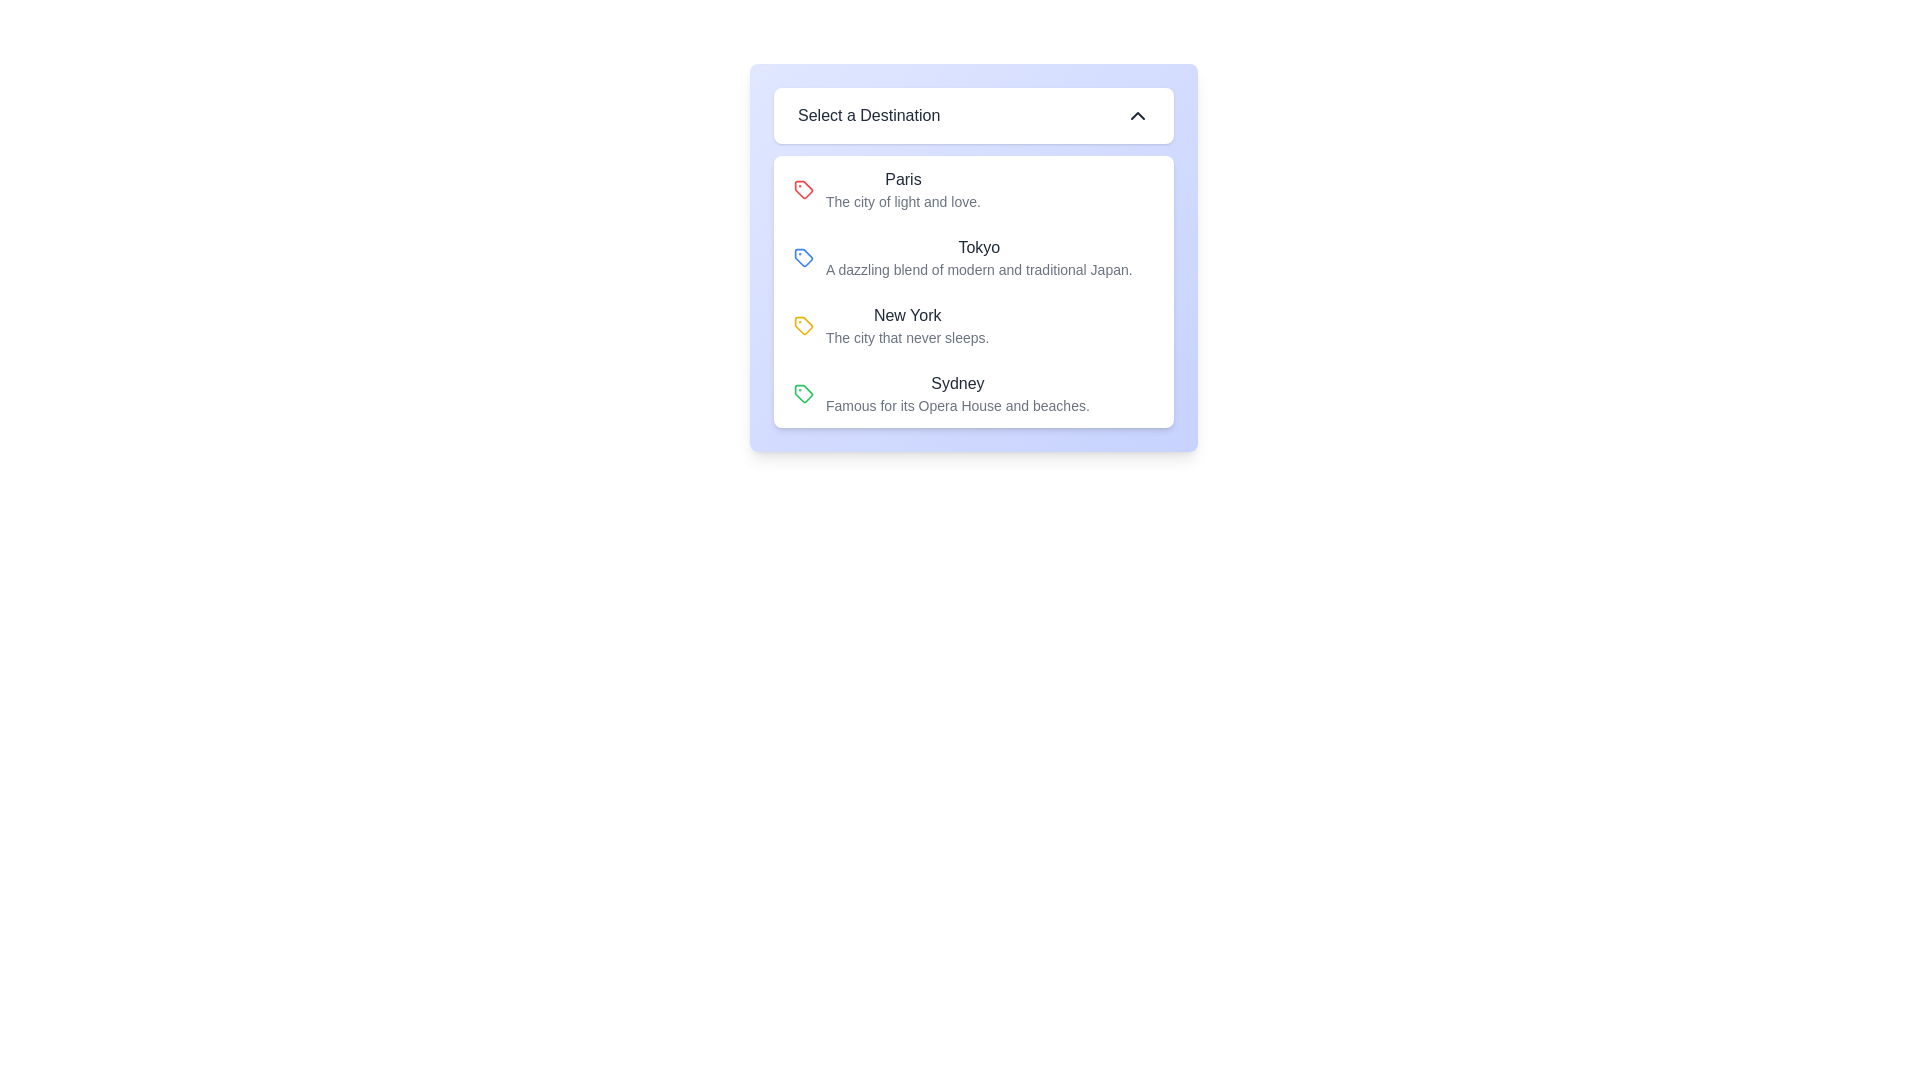 This screenshot has height=1080, width=1920. Describe the element at coordinates (974, 189) in the screenshot. I see `the first list item representing the destination 'Paris'` at that location.